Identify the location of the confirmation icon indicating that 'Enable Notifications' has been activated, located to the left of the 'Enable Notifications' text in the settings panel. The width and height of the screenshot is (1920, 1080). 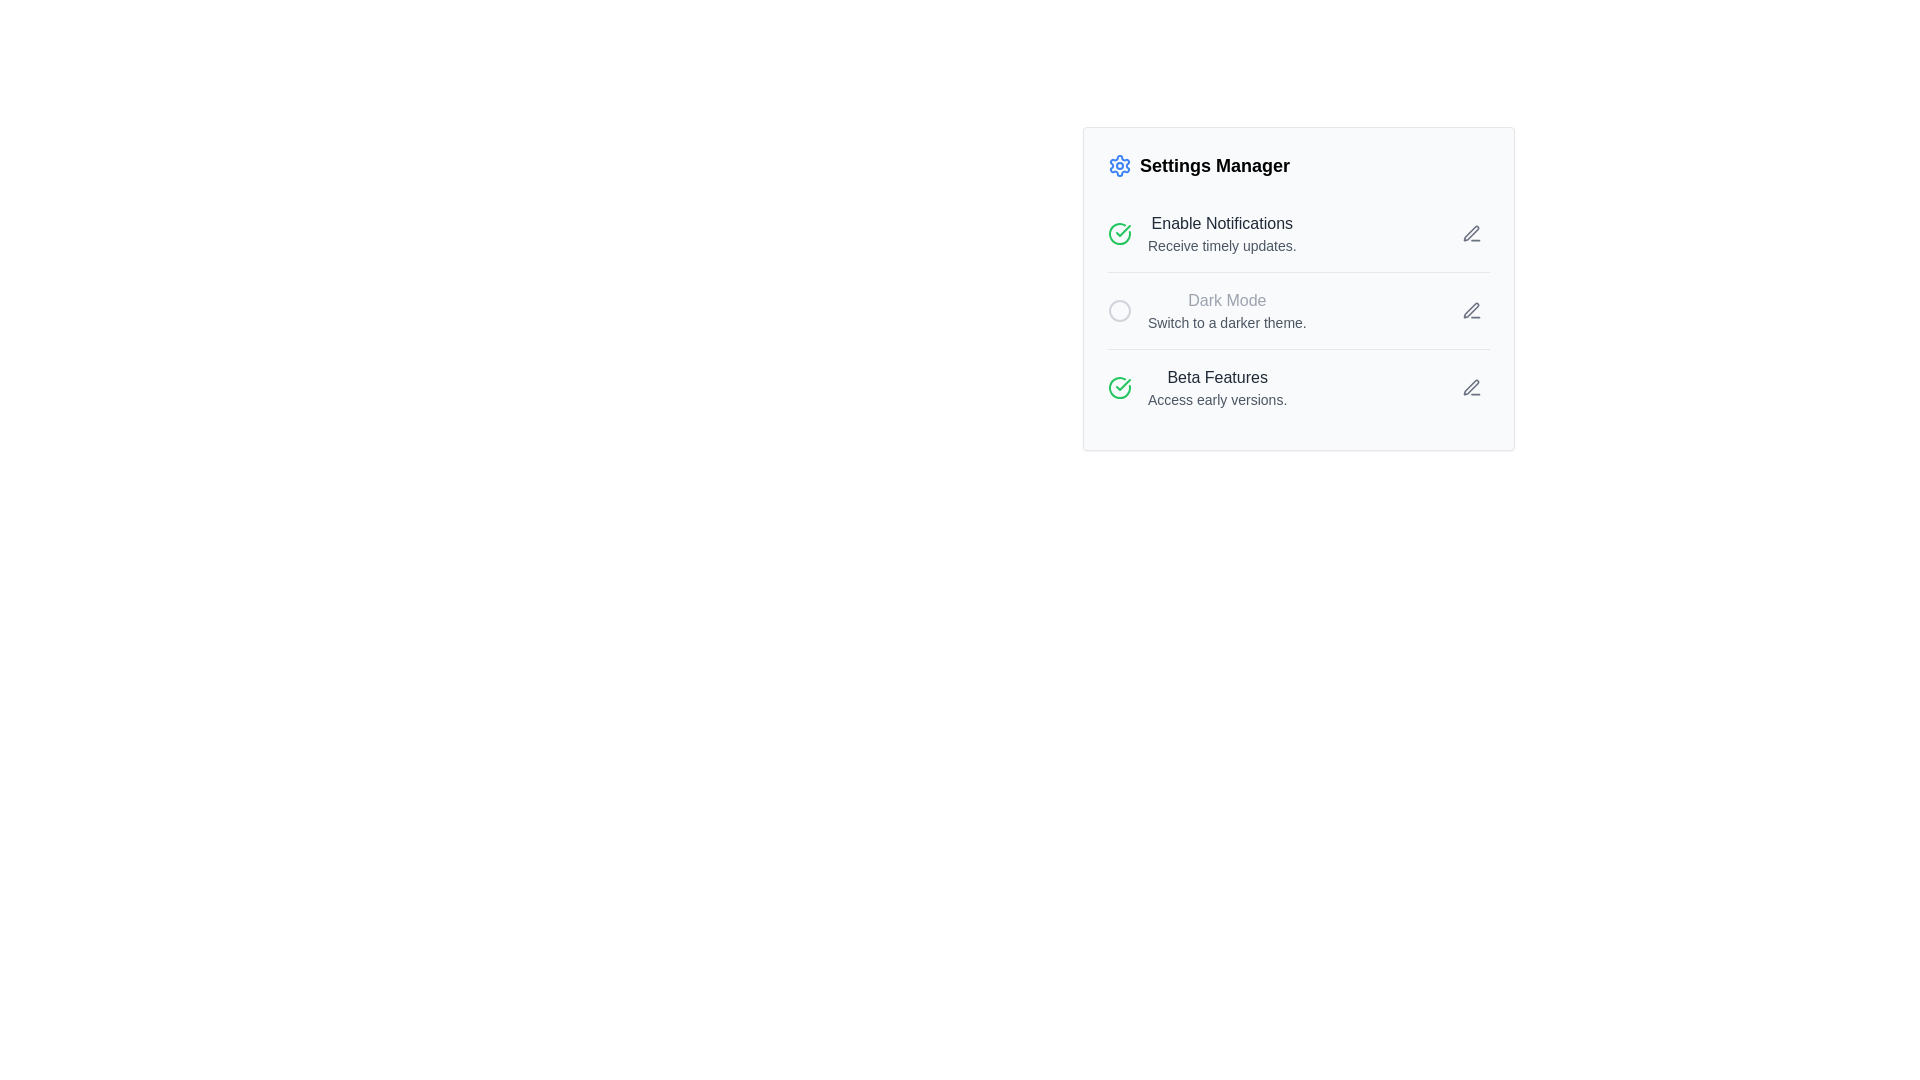
(1118, 388).